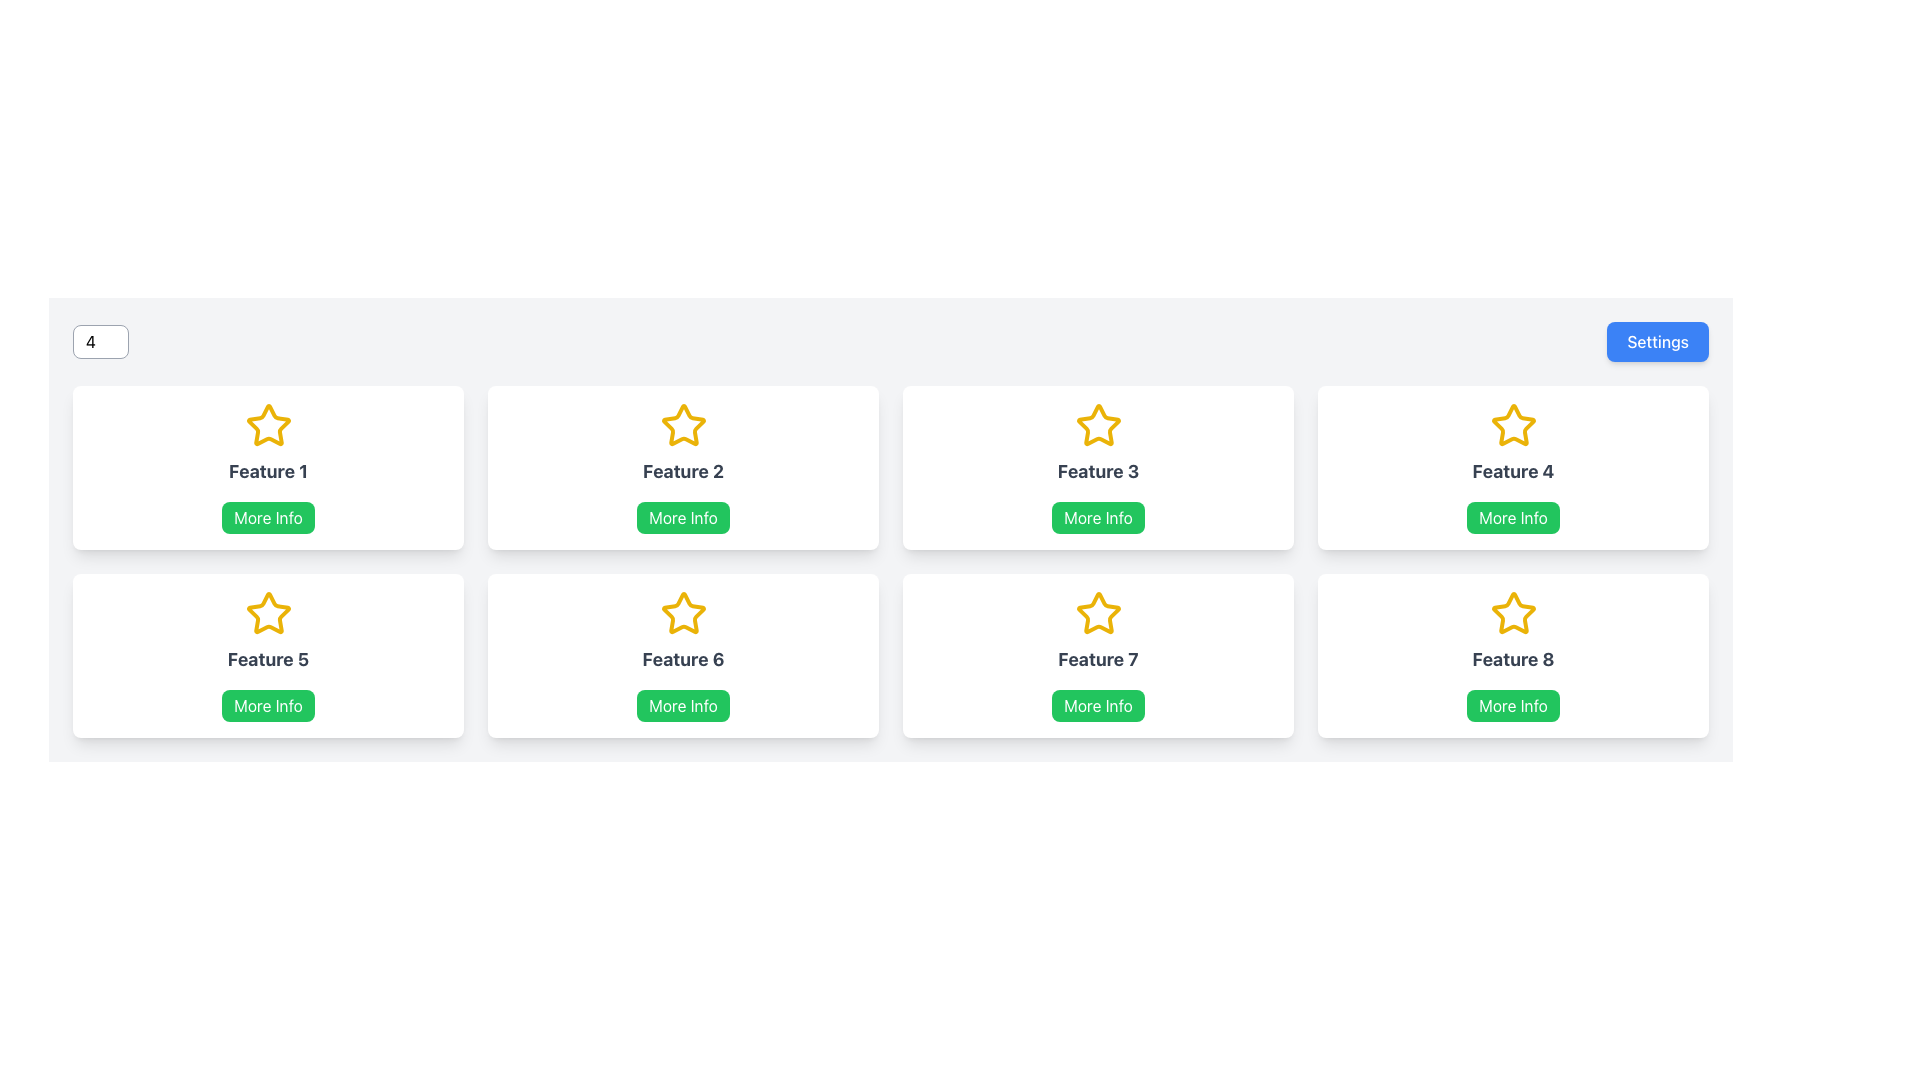  I want to click on the feature marker icon for 'Feature 2' located at the top-center of the white card in the second position of the first row of the grid layout, directly above the 'More Info' button, so click(683, 424).